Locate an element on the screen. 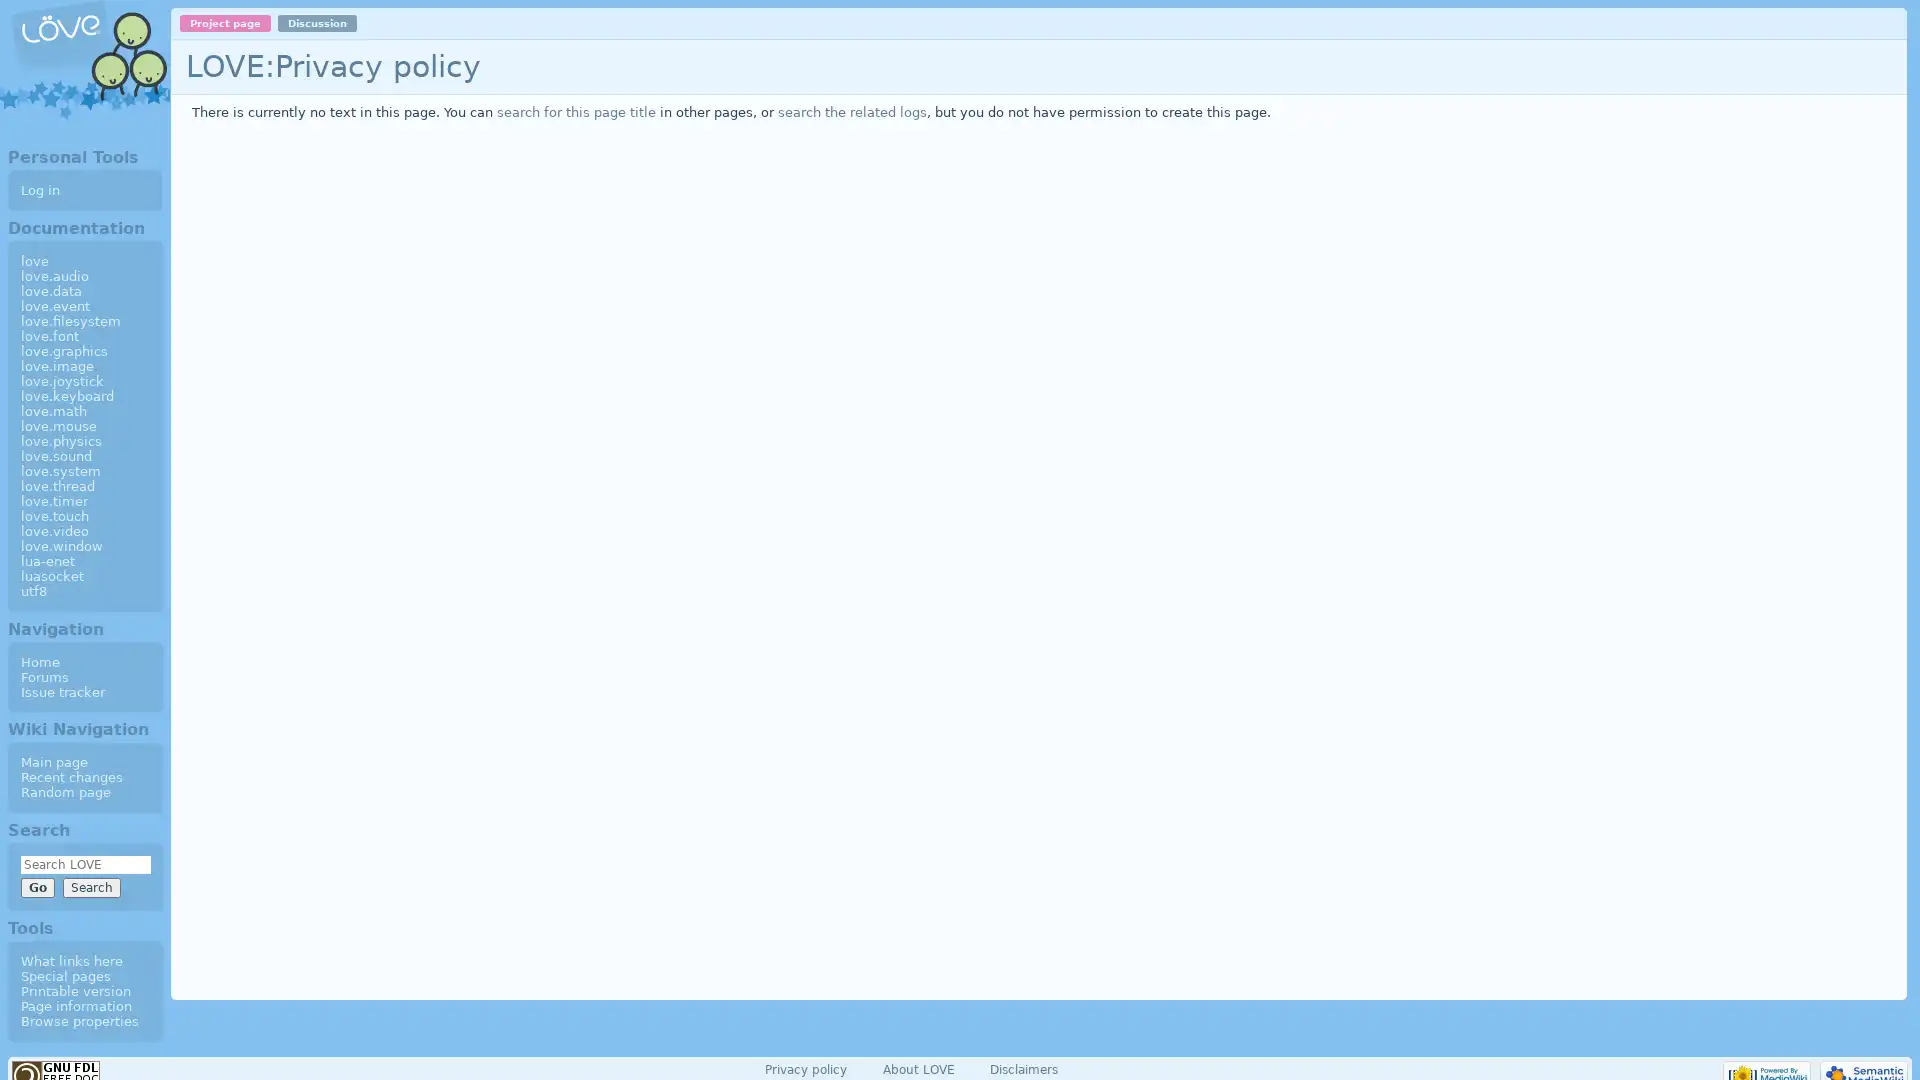 This screenshot has height=1080, width=1920. Search is located at coordinates (90, 886).